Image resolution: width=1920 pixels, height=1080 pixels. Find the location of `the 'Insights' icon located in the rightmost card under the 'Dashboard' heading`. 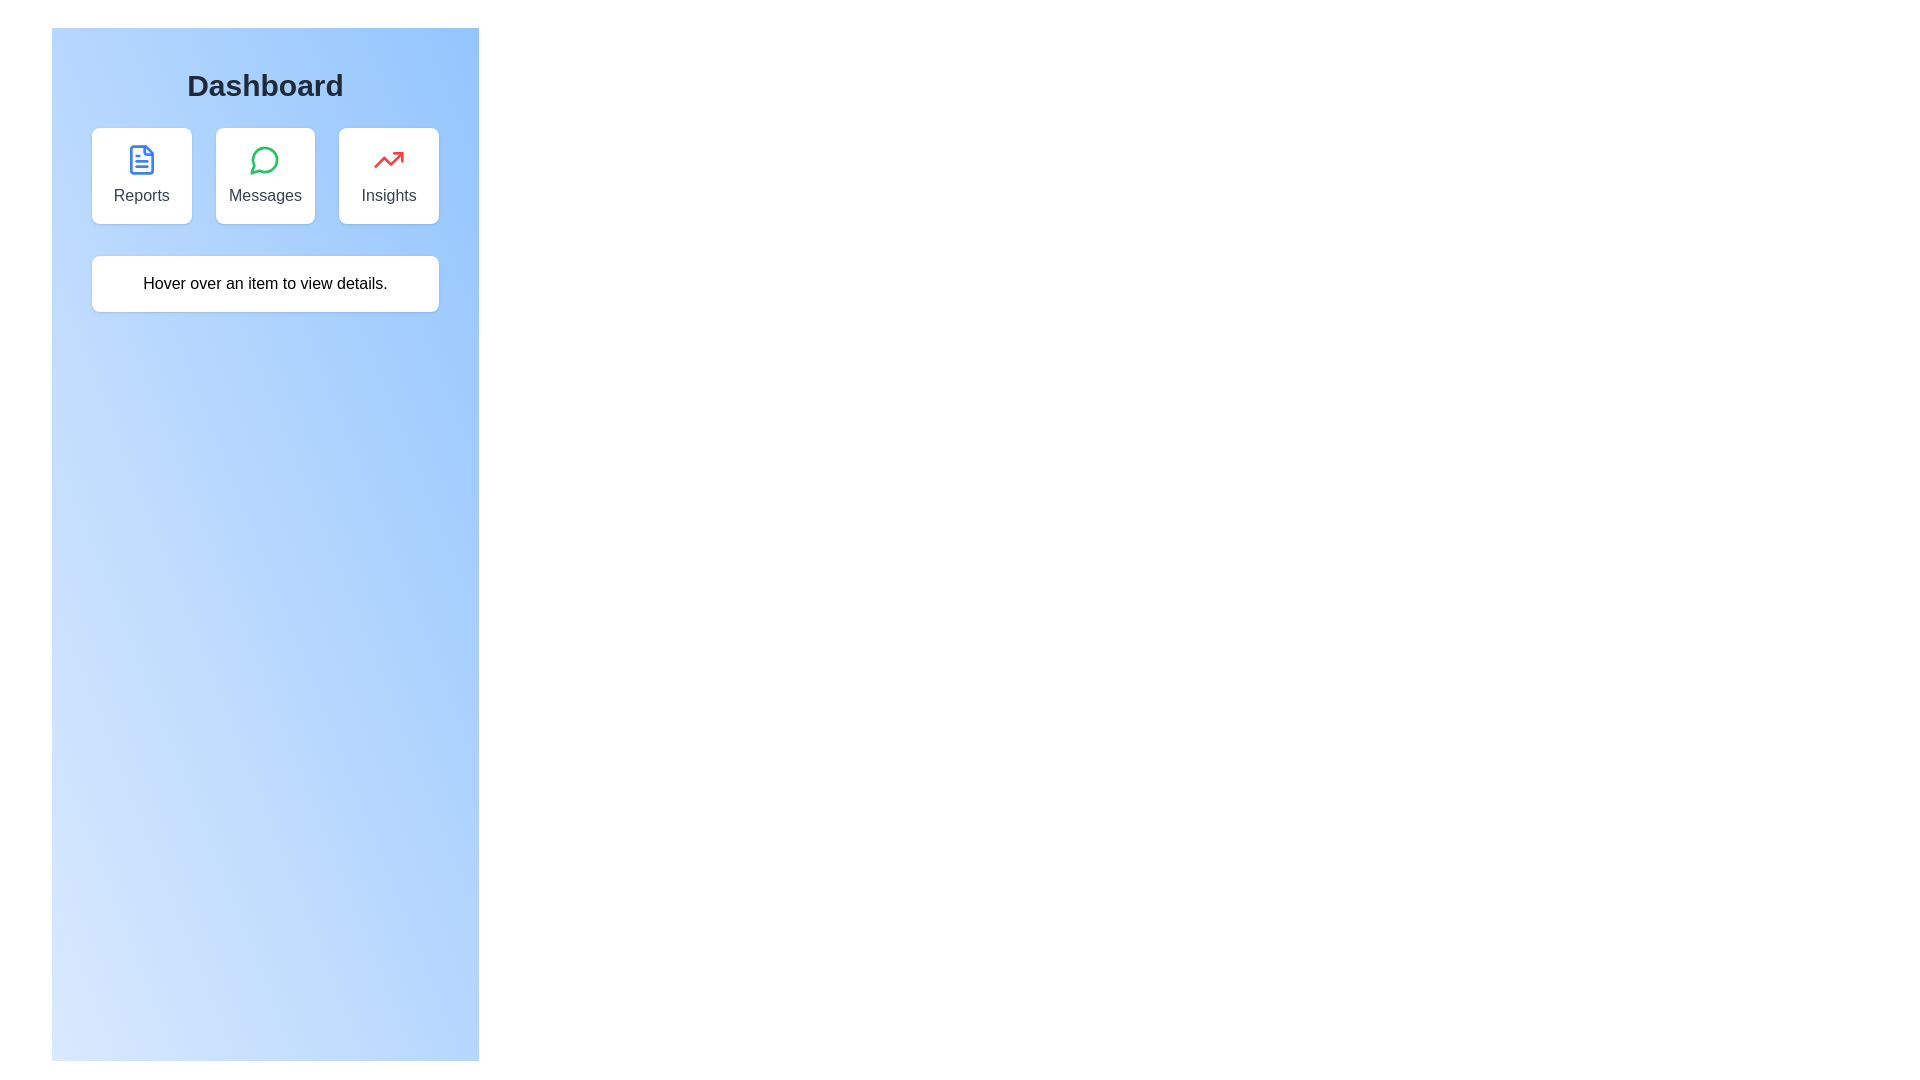

the 'Insights' icon located in the rightmost card under the 'Dashboard' heading is located at coordinates (389, 158).